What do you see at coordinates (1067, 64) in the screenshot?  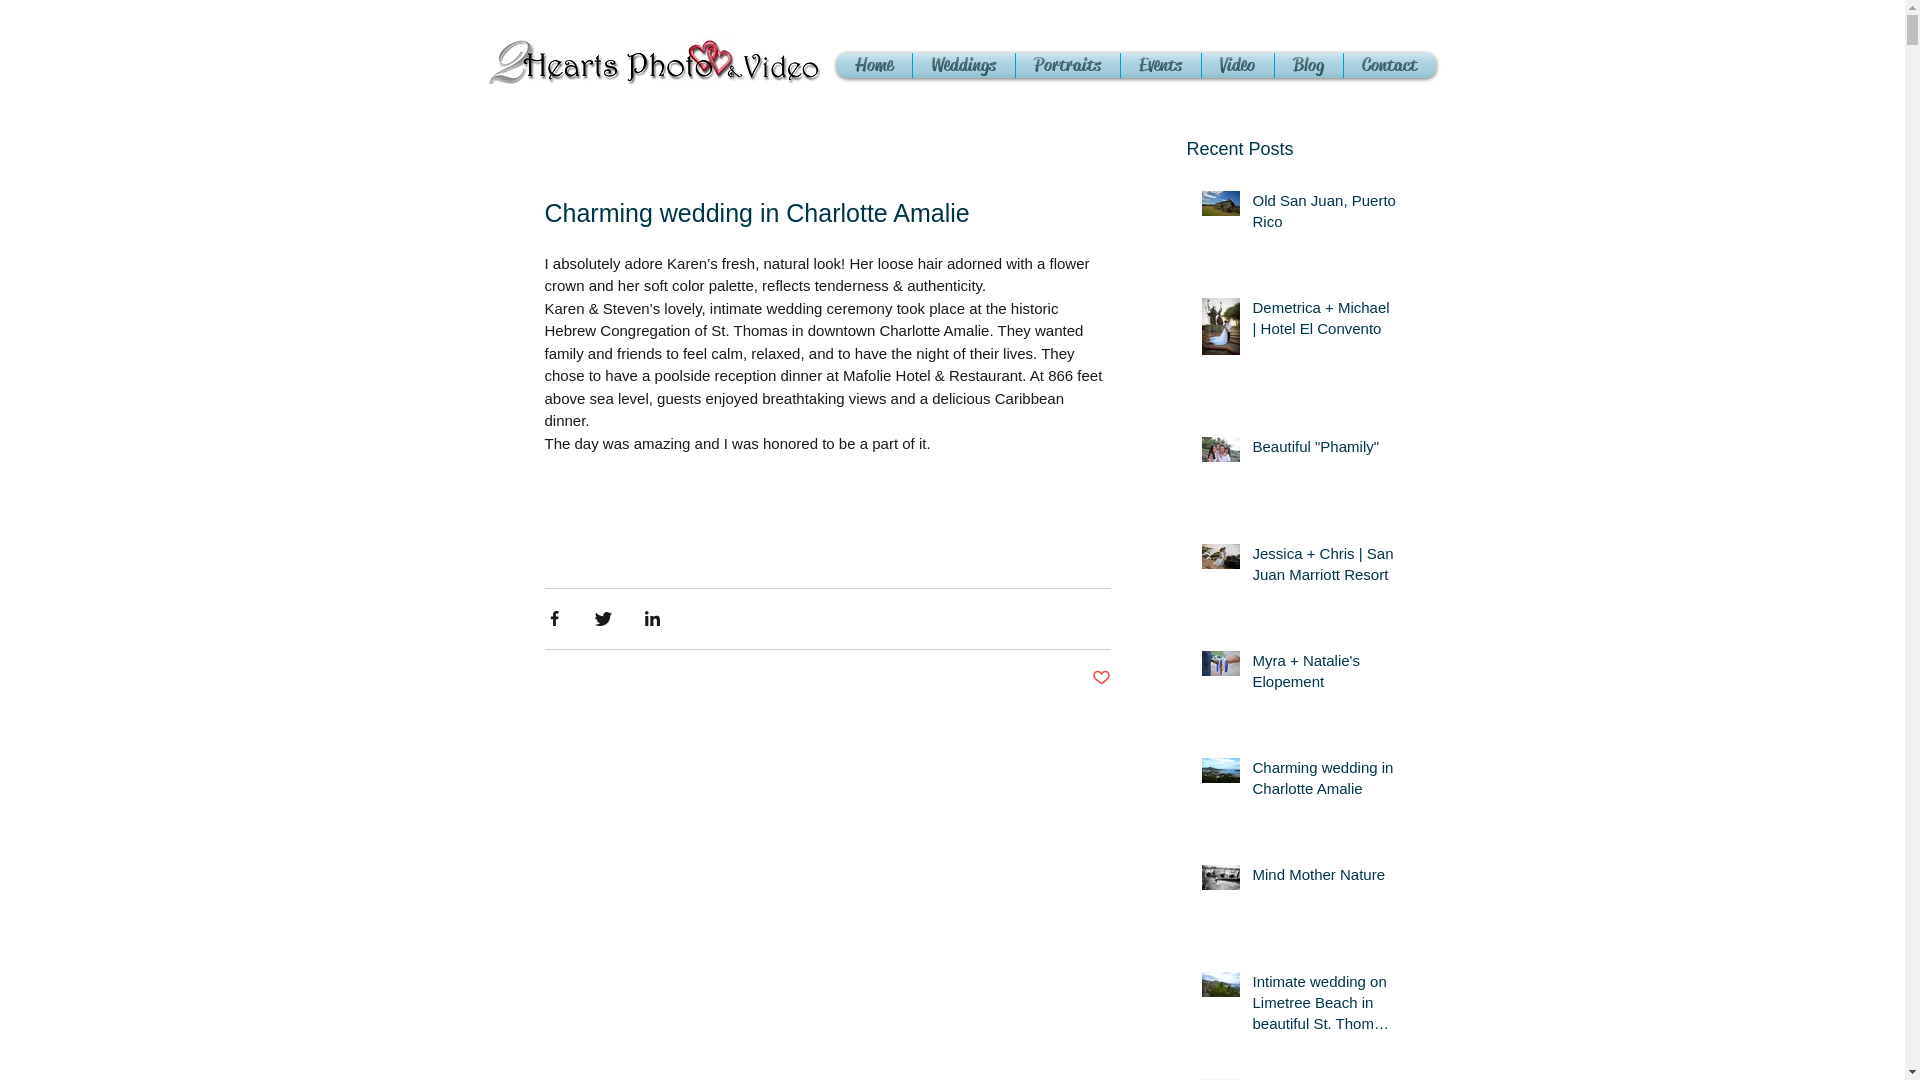 I see `'Portraits'` at bounding box center [1067, 64].